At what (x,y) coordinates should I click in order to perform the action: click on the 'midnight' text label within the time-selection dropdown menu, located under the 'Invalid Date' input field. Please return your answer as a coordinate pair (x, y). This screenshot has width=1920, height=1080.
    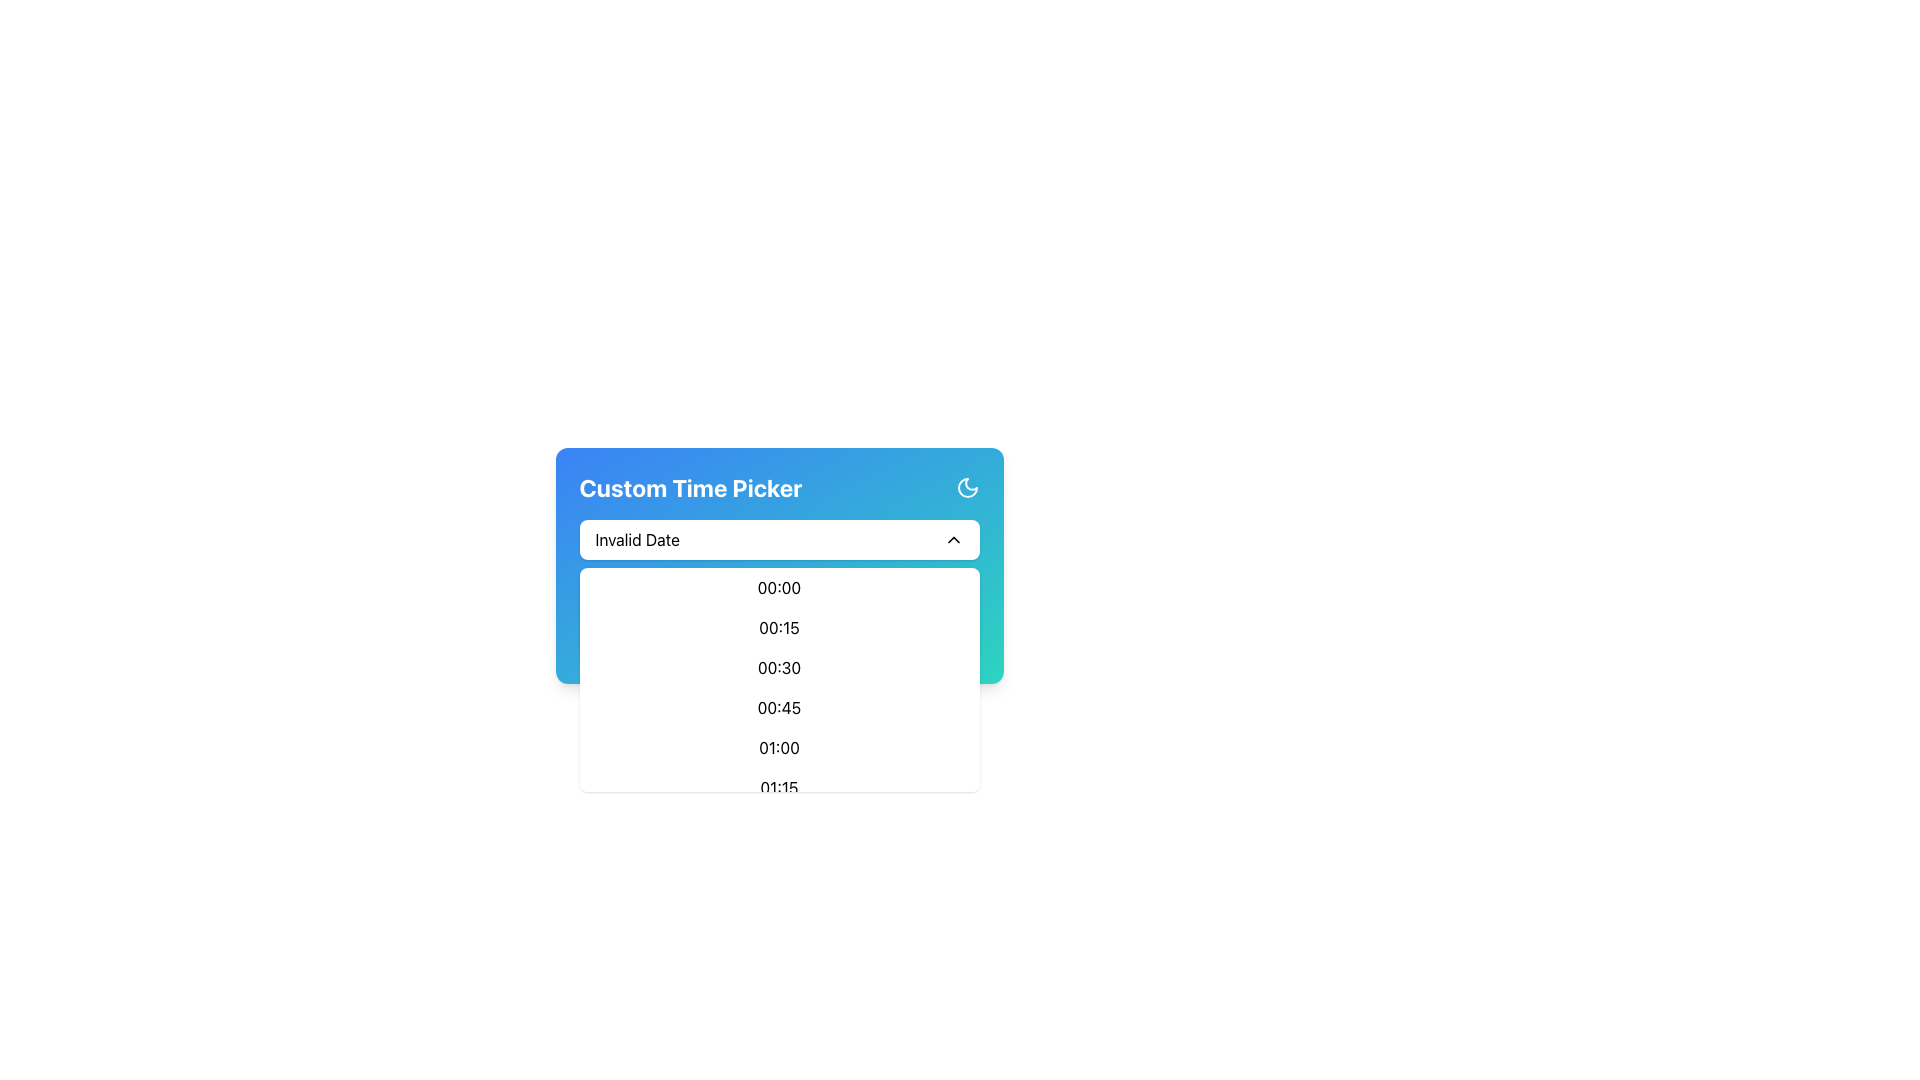
    Looking at the image, I should click on (778, 586).